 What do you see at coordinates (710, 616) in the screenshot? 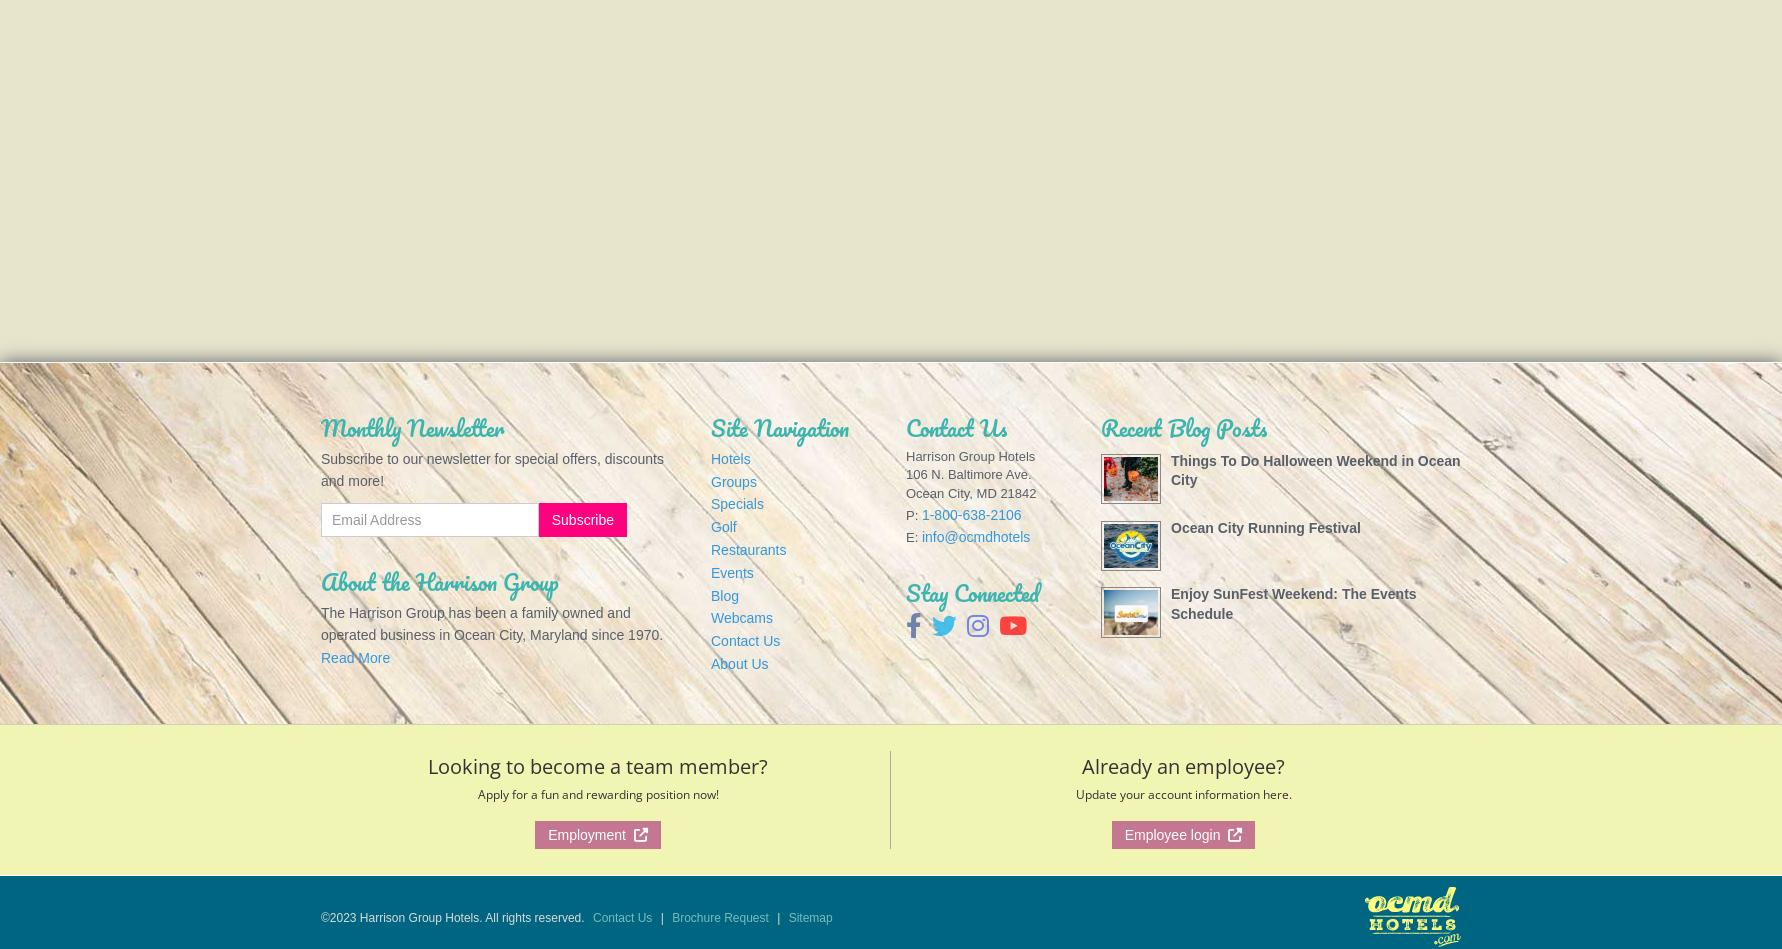
I see `'Webcams'` at bounding box center [710, 616].